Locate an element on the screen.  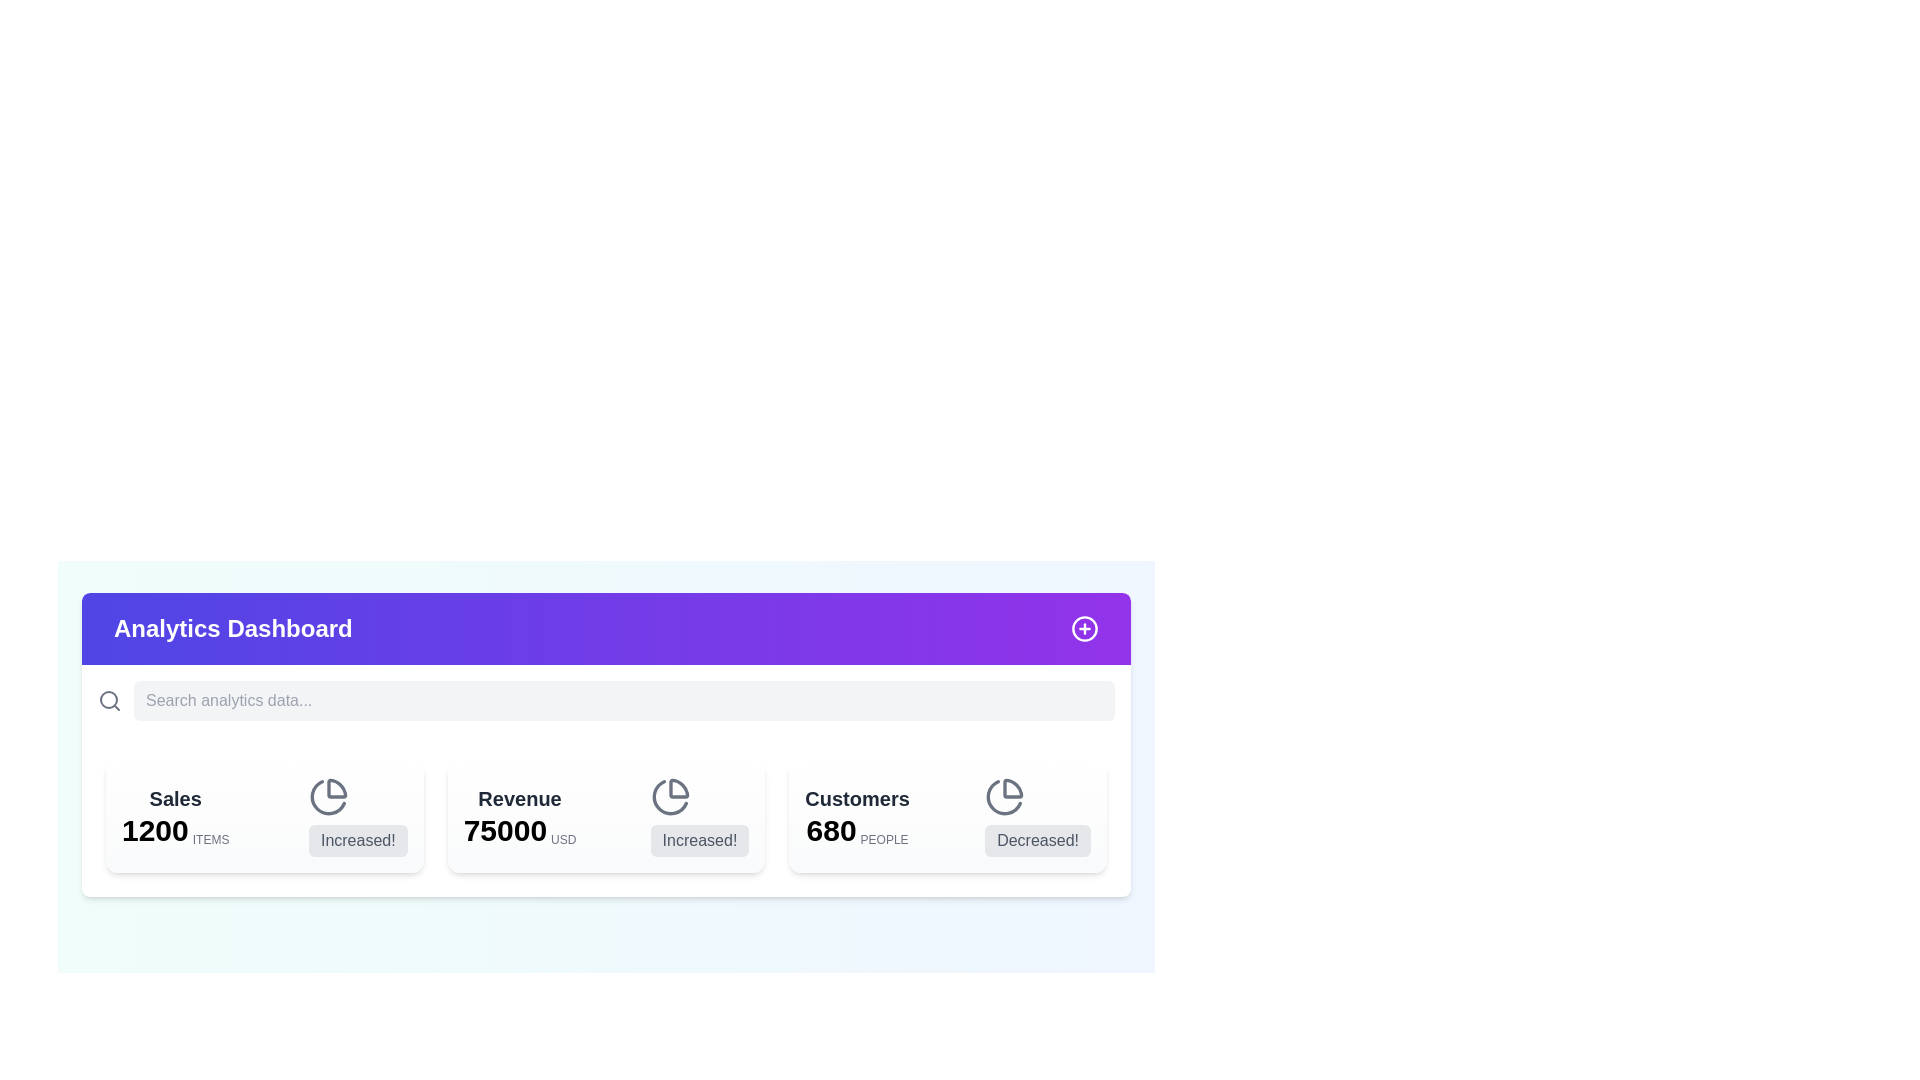
the 'ITEMS' text label, which is styled in medium-weight gray font and positioned next to the numerical value '1200' under the 'Sales' label is located at coordinates (211, 840).